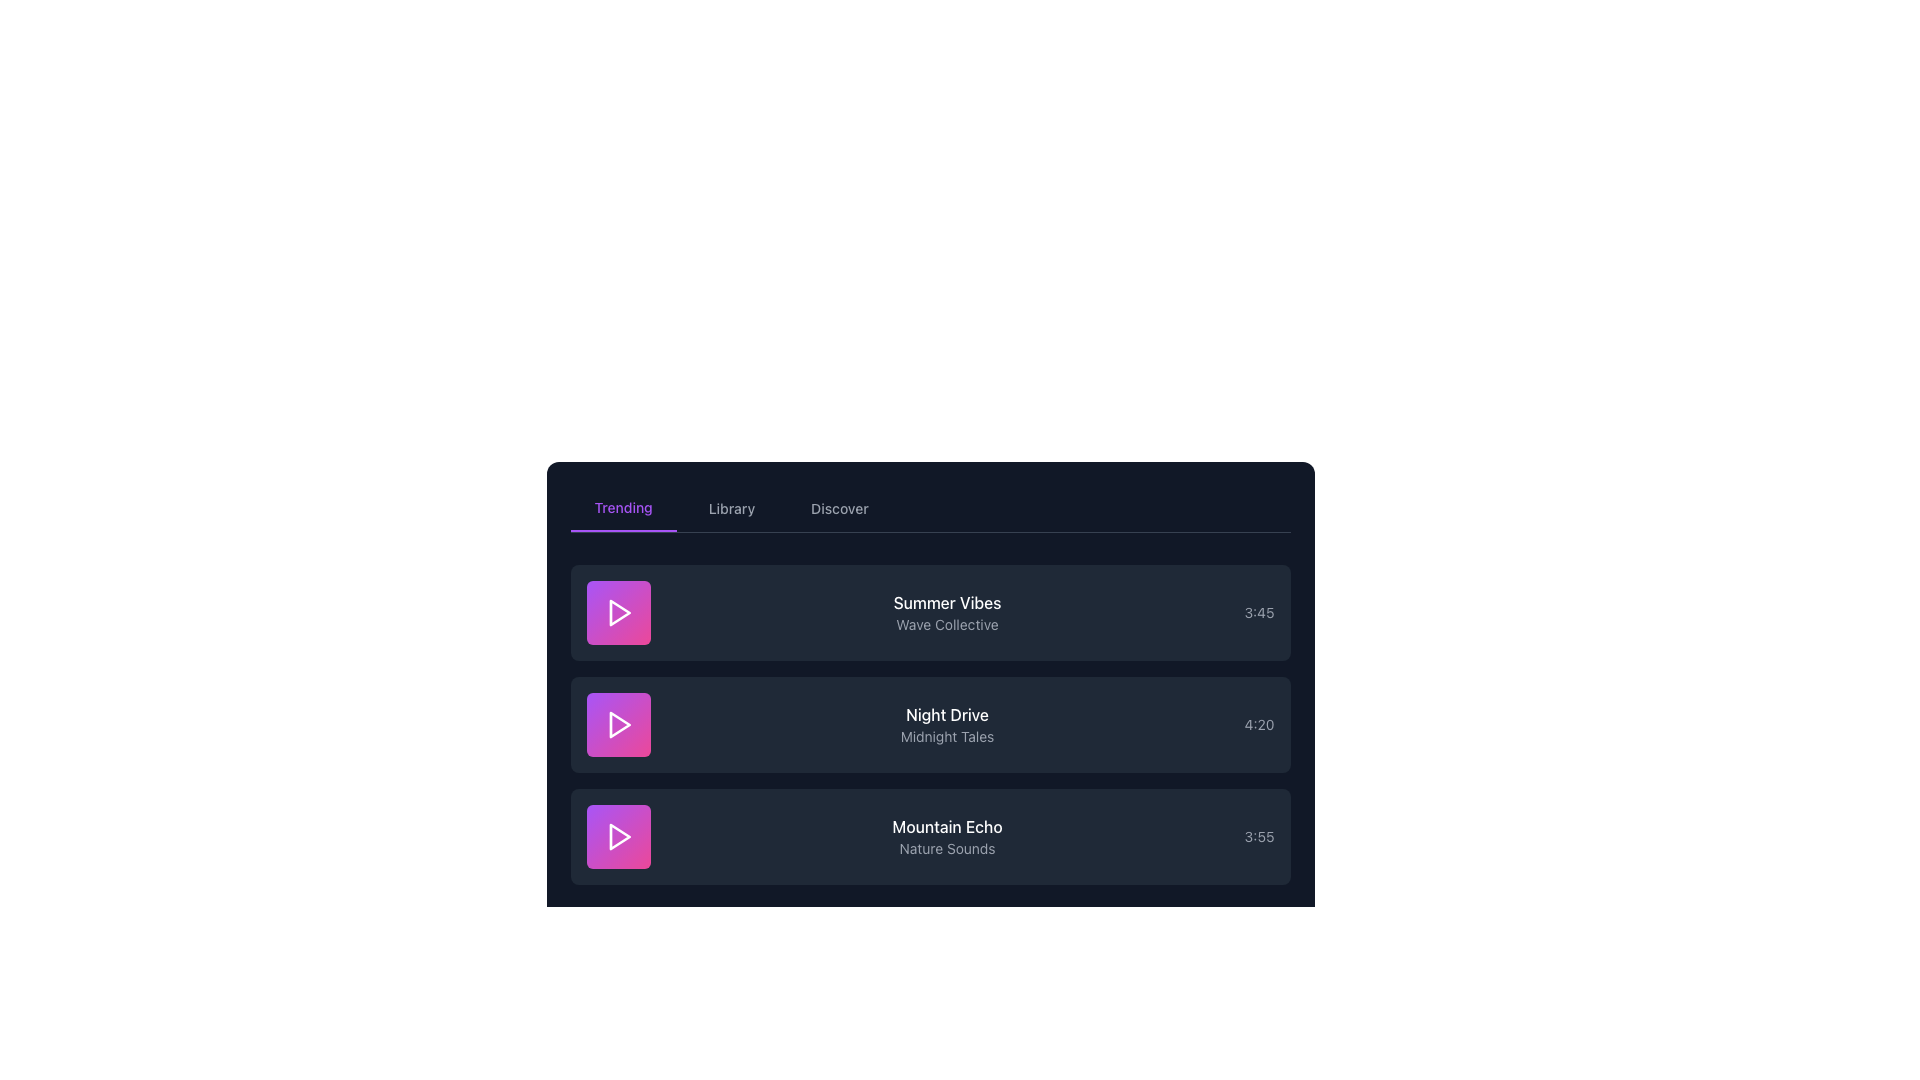 The width and height of the screenshot is (1920, 1080). Describe the element at coordinates (929, 725) in the screenshot. I see `the second clickable music entry in the list, which displays the title, artist, and duration` at that location.